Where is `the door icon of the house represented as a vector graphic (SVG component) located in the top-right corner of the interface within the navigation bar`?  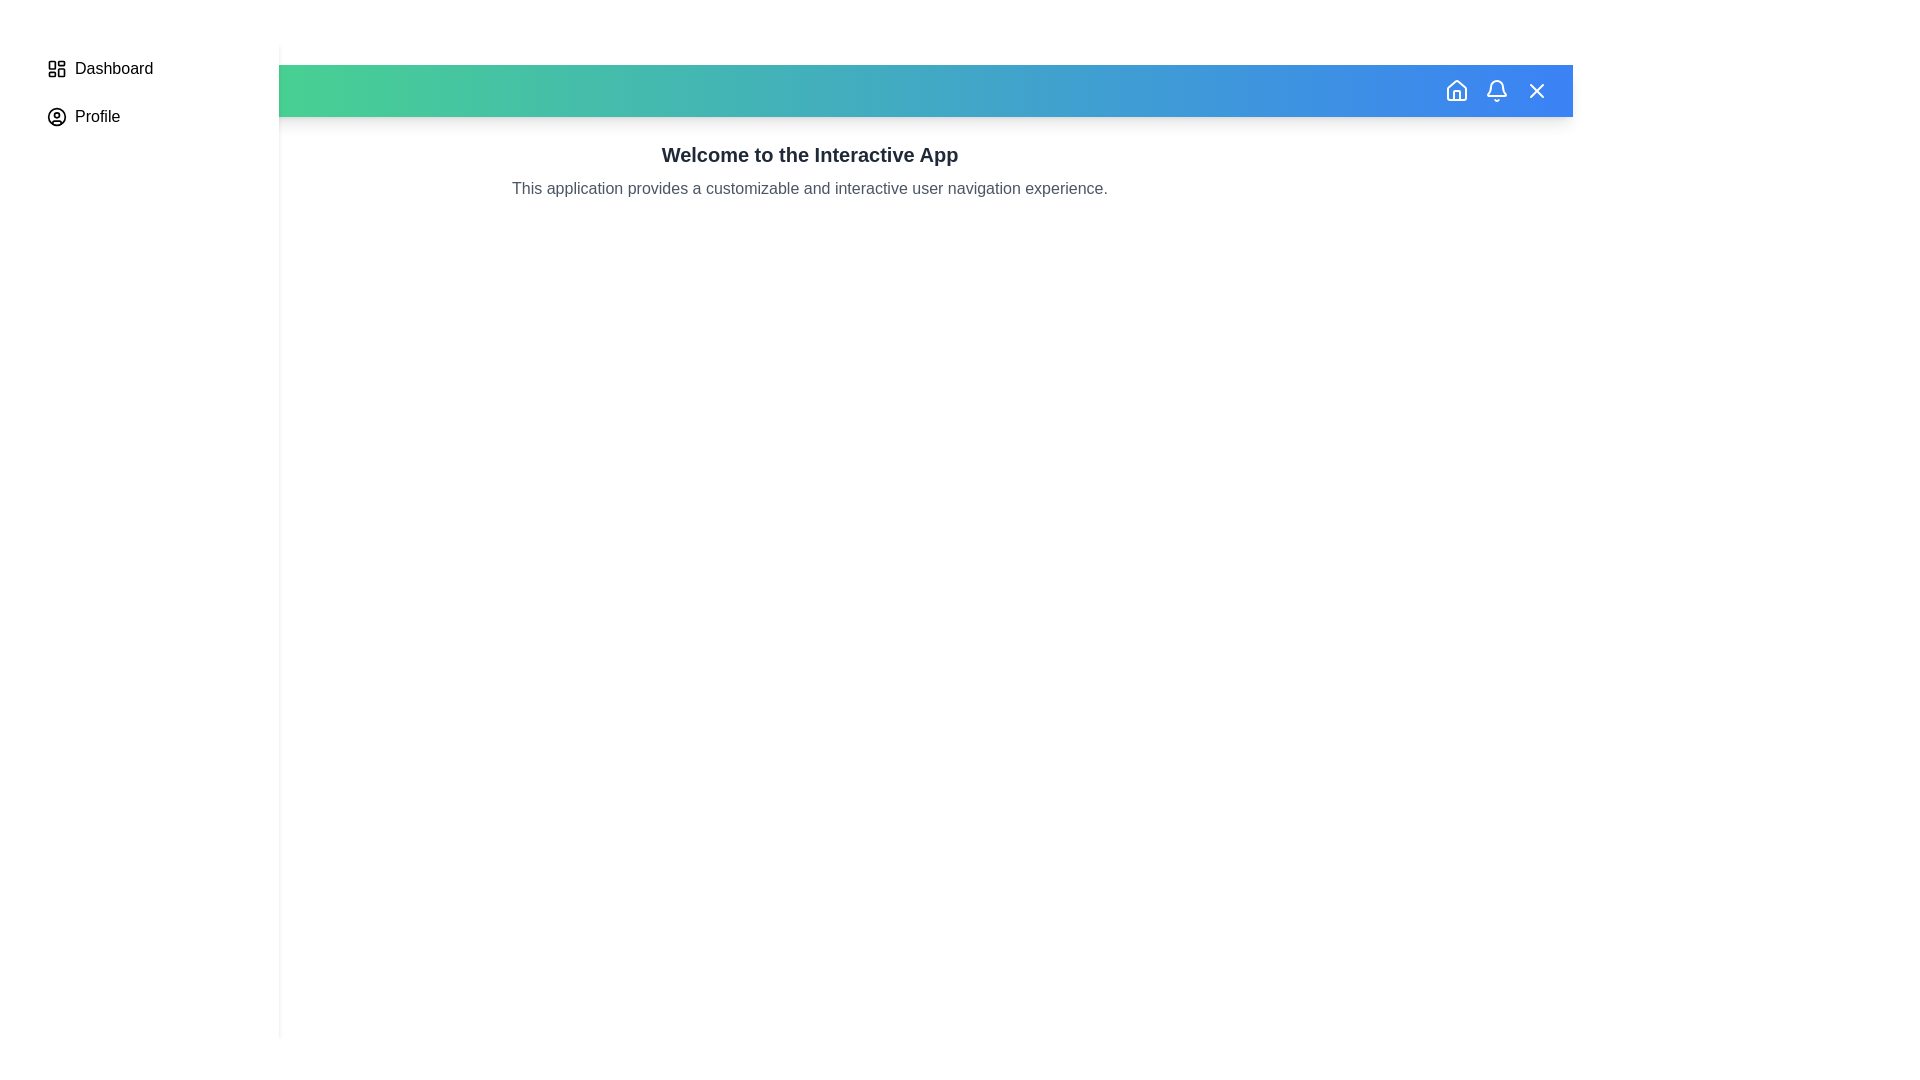 the door icon of the house represented as a vector graphic (SVG component) located in the top-right corner of the interface within the navigation bar is located at coordinates (1457, 95).